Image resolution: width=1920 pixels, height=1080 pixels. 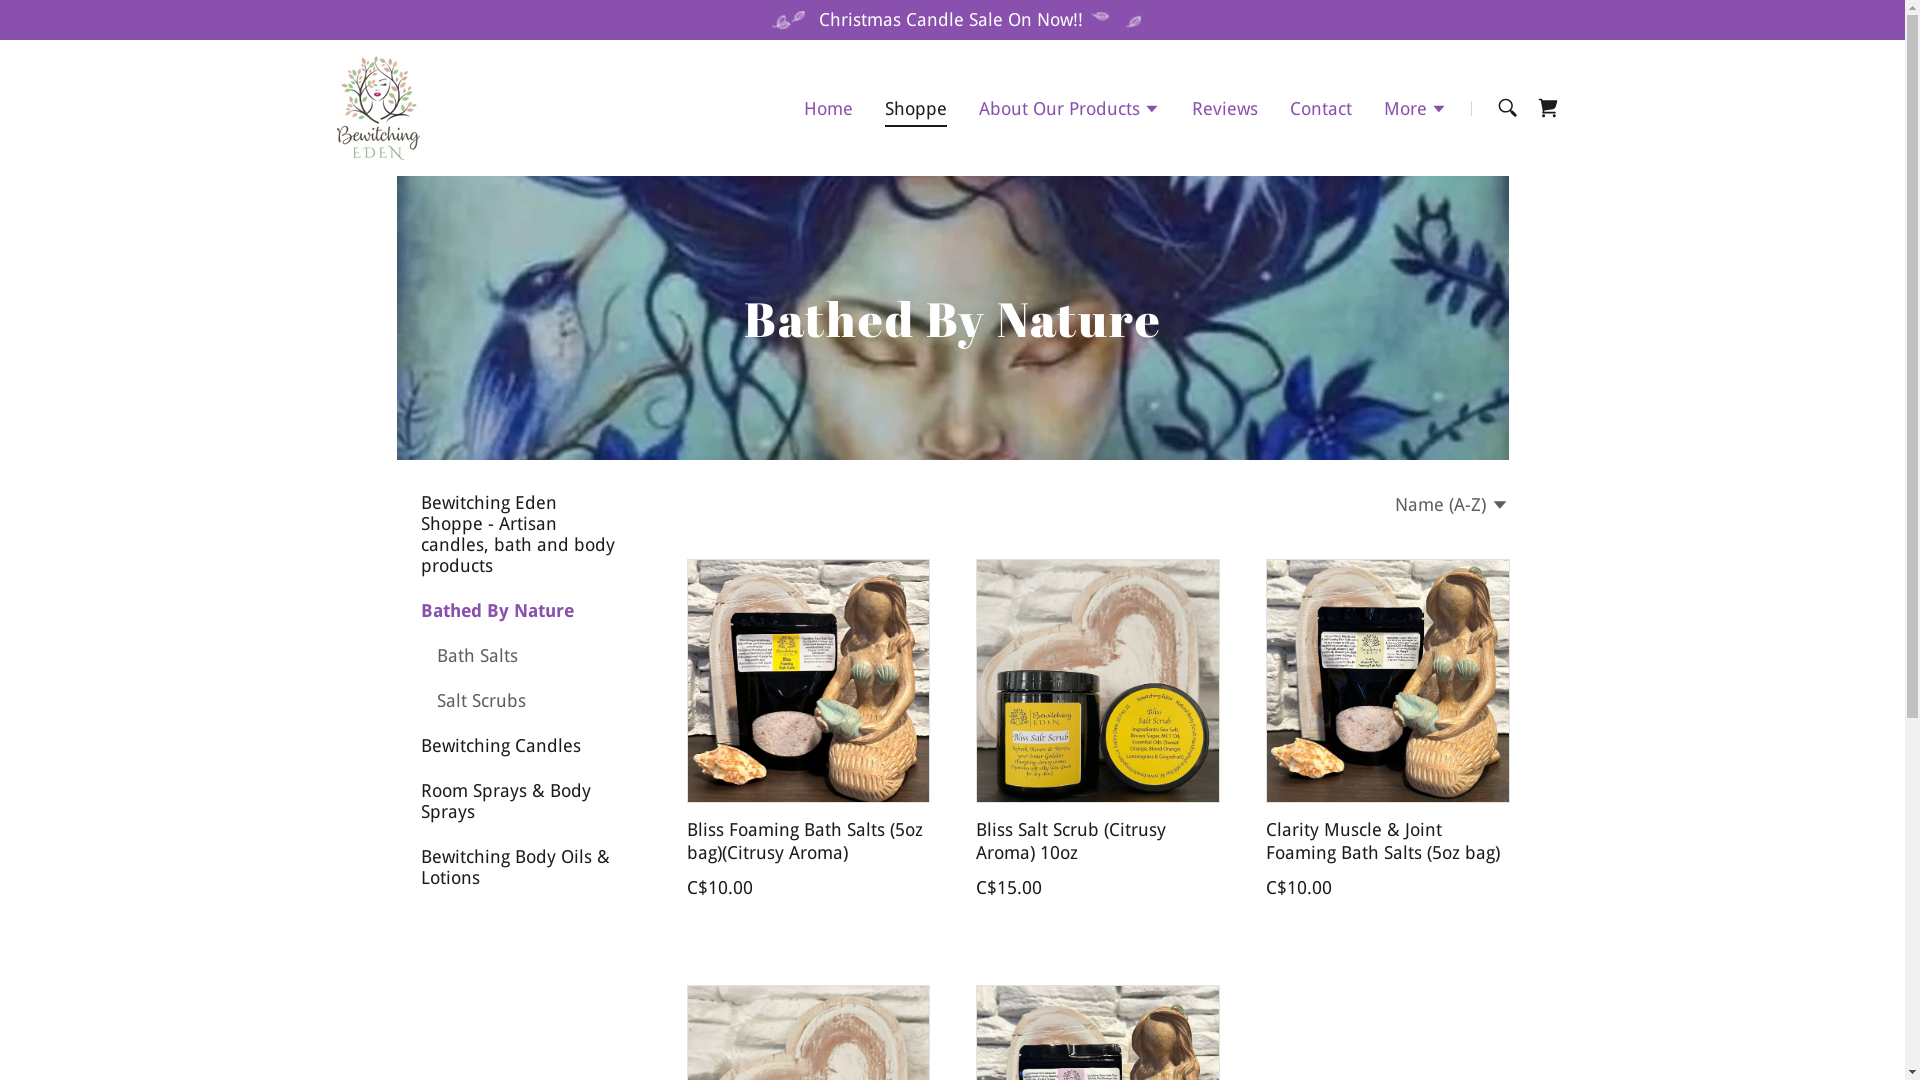 I want to click on 'Contact', so click(x=1320, y=108).